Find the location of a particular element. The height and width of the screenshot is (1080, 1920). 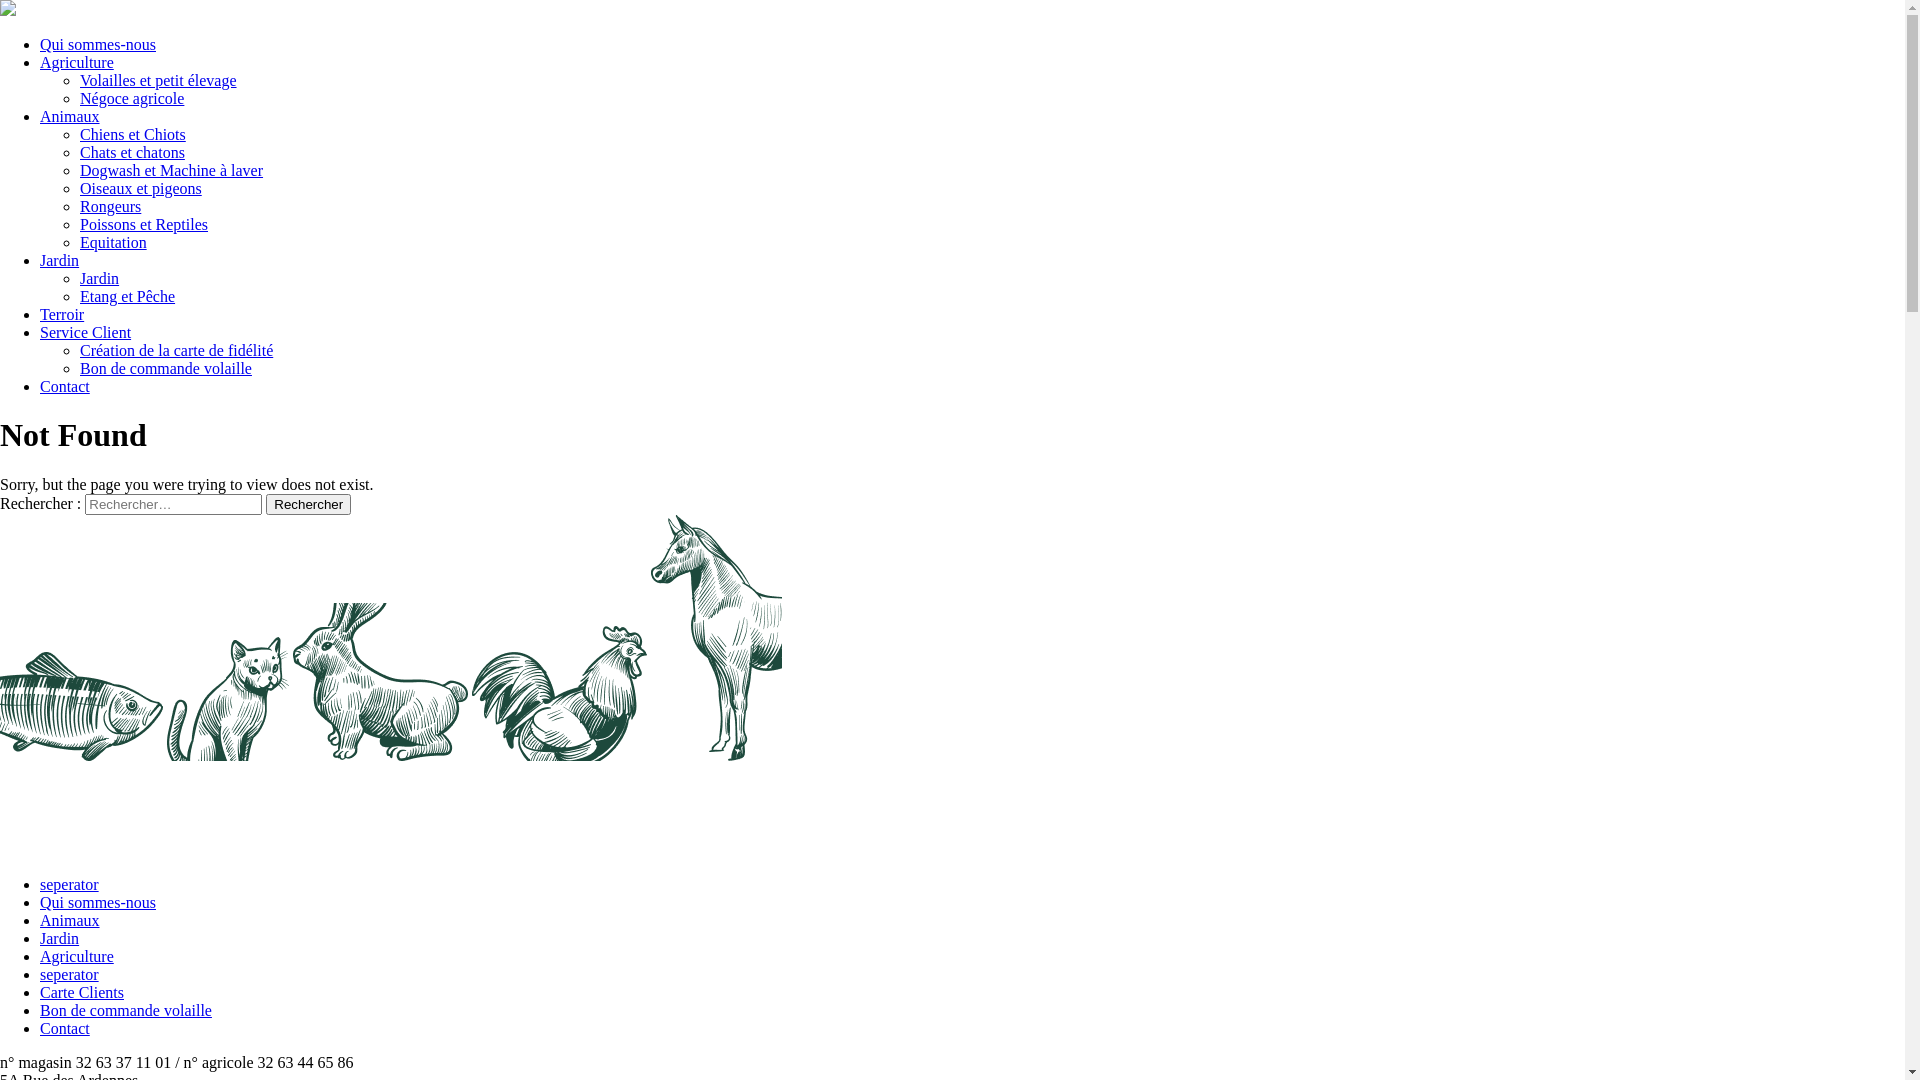

'Chats et chatons' is located at coordinates (80, 151).